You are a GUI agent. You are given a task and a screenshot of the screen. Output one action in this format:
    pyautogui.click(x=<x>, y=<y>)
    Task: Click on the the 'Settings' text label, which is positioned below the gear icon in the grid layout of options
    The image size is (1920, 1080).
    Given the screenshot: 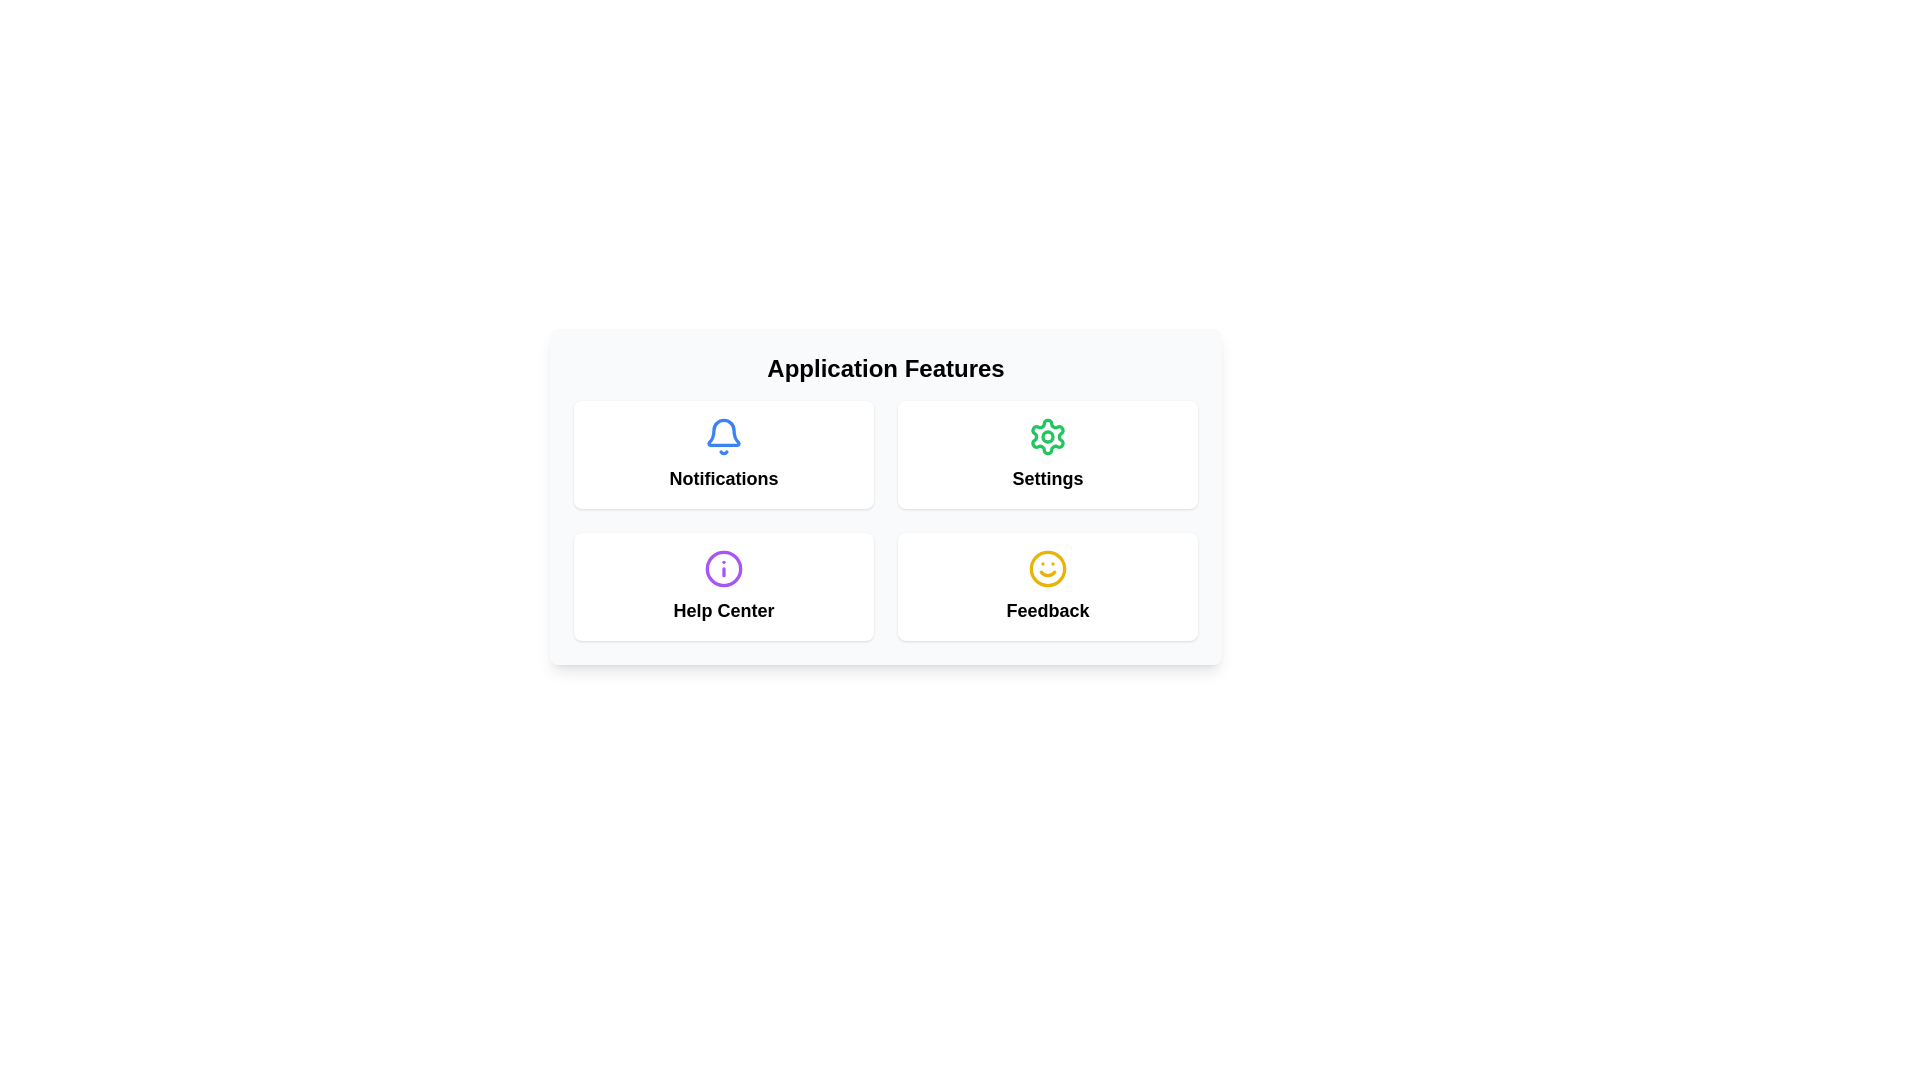 What is the action you would take?
    pyautogui.click(x=1046, y=478)
    